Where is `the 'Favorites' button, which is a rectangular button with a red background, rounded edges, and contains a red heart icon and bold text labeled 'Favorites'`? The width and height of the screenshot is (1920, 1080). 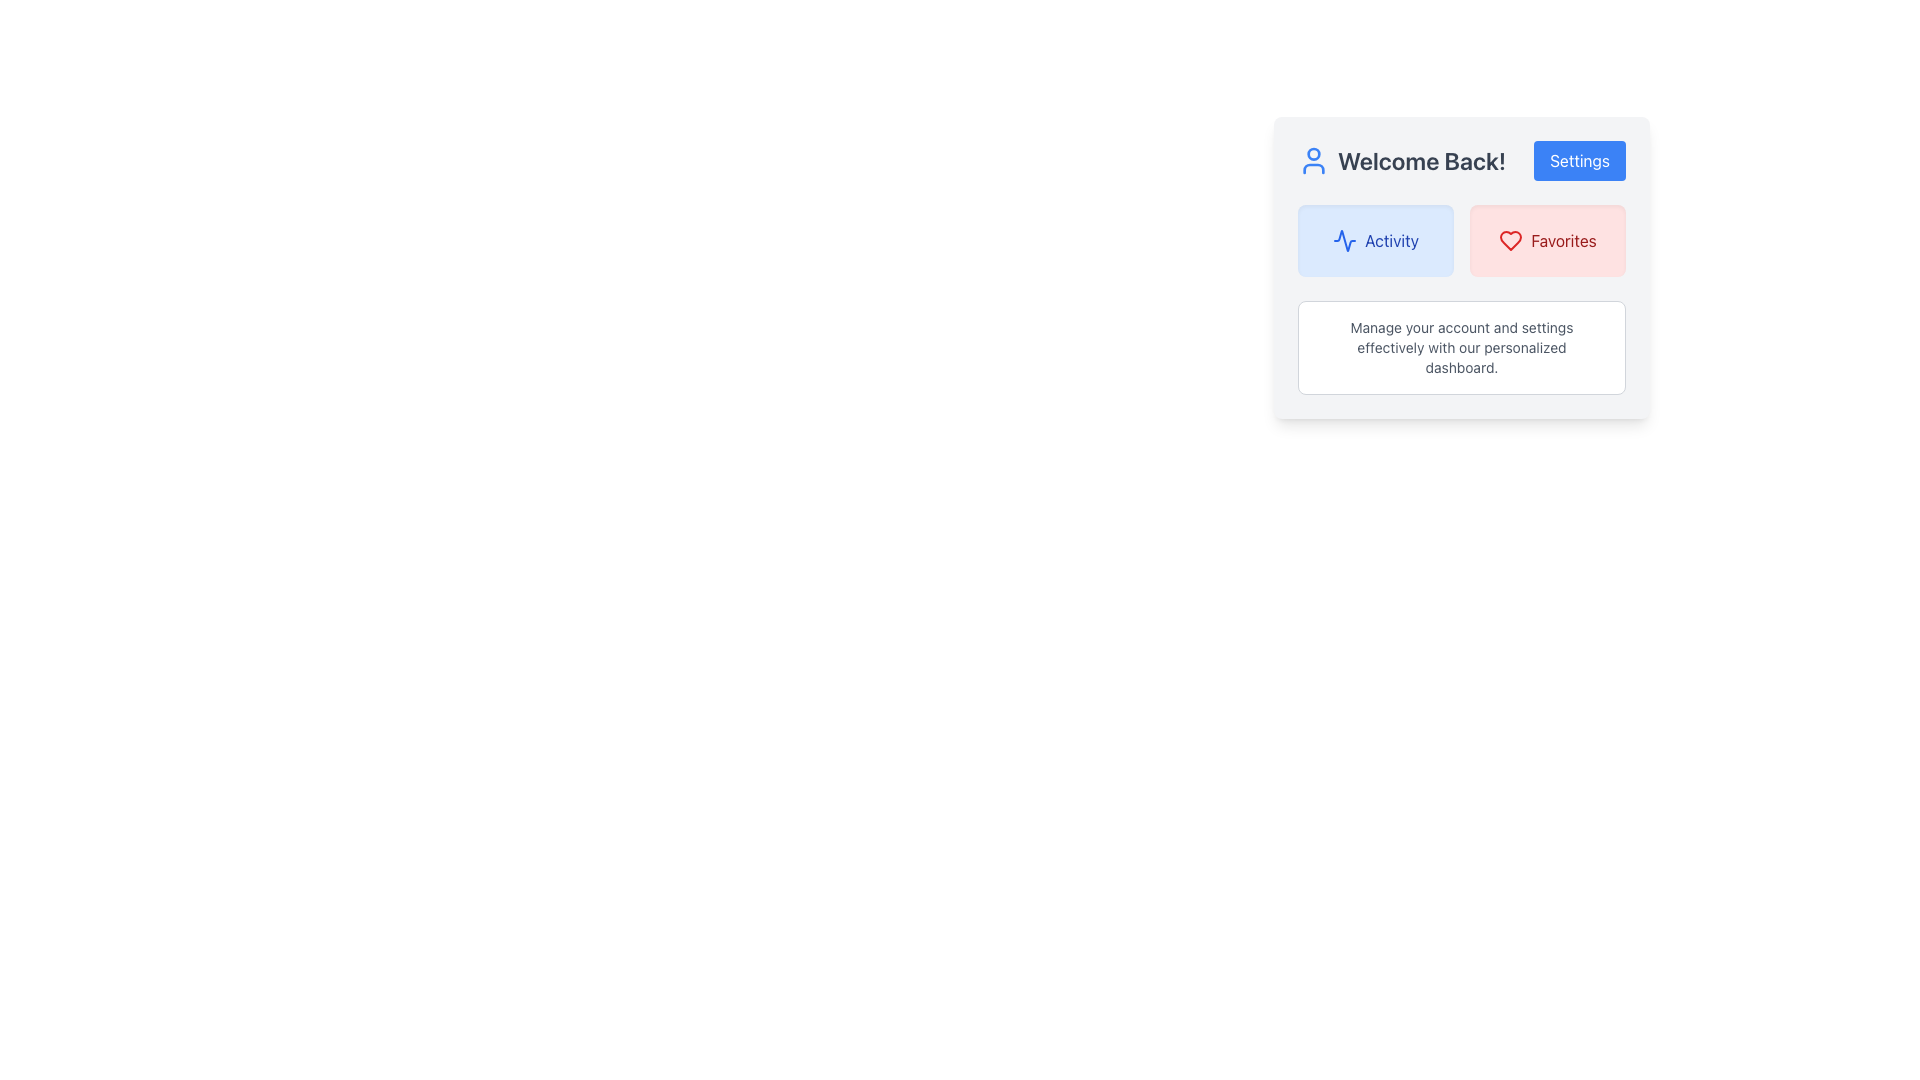
the 'Favorites' button, which is a rectangular button with a red background, rounded edges, and contains a red heart icon and bold text labeled 'Favorites' is located at coordinates (1547, 239).